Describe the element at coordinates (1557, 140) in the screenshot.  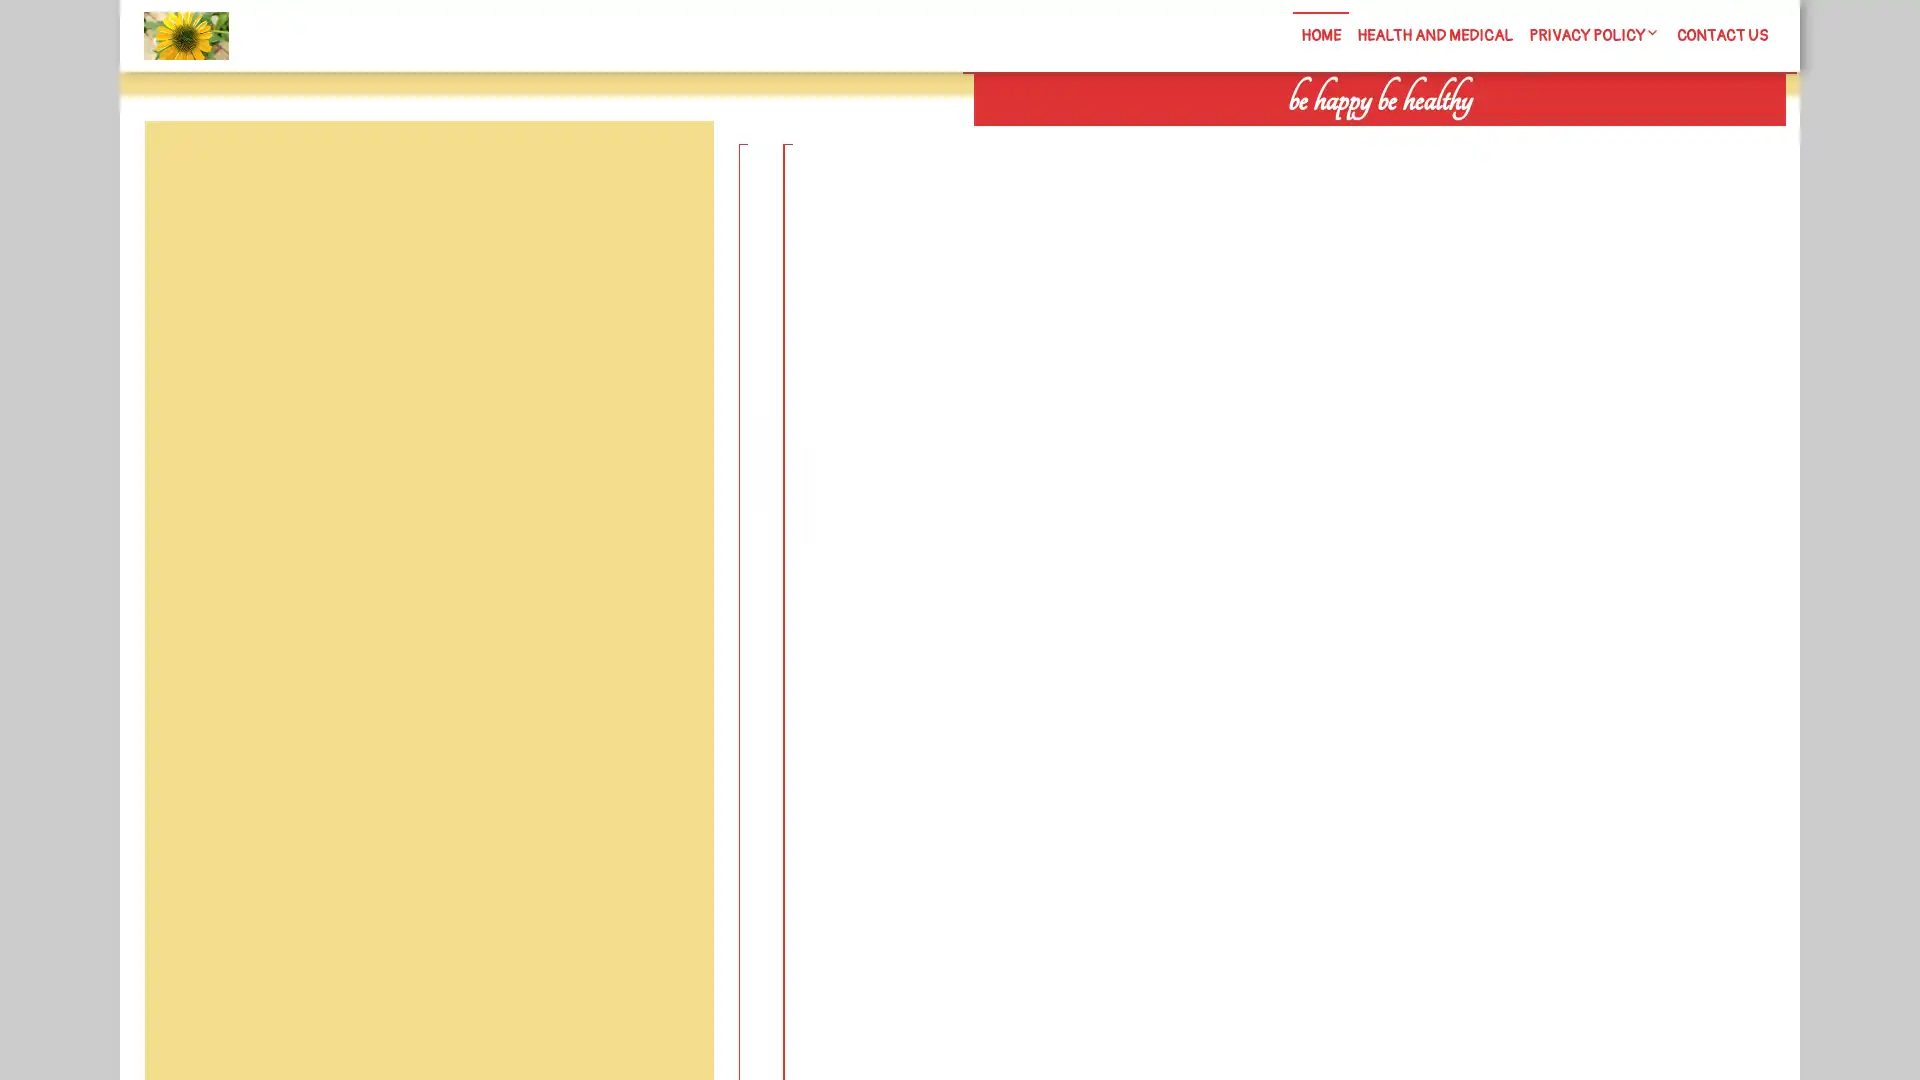
I see `Search` at that location.